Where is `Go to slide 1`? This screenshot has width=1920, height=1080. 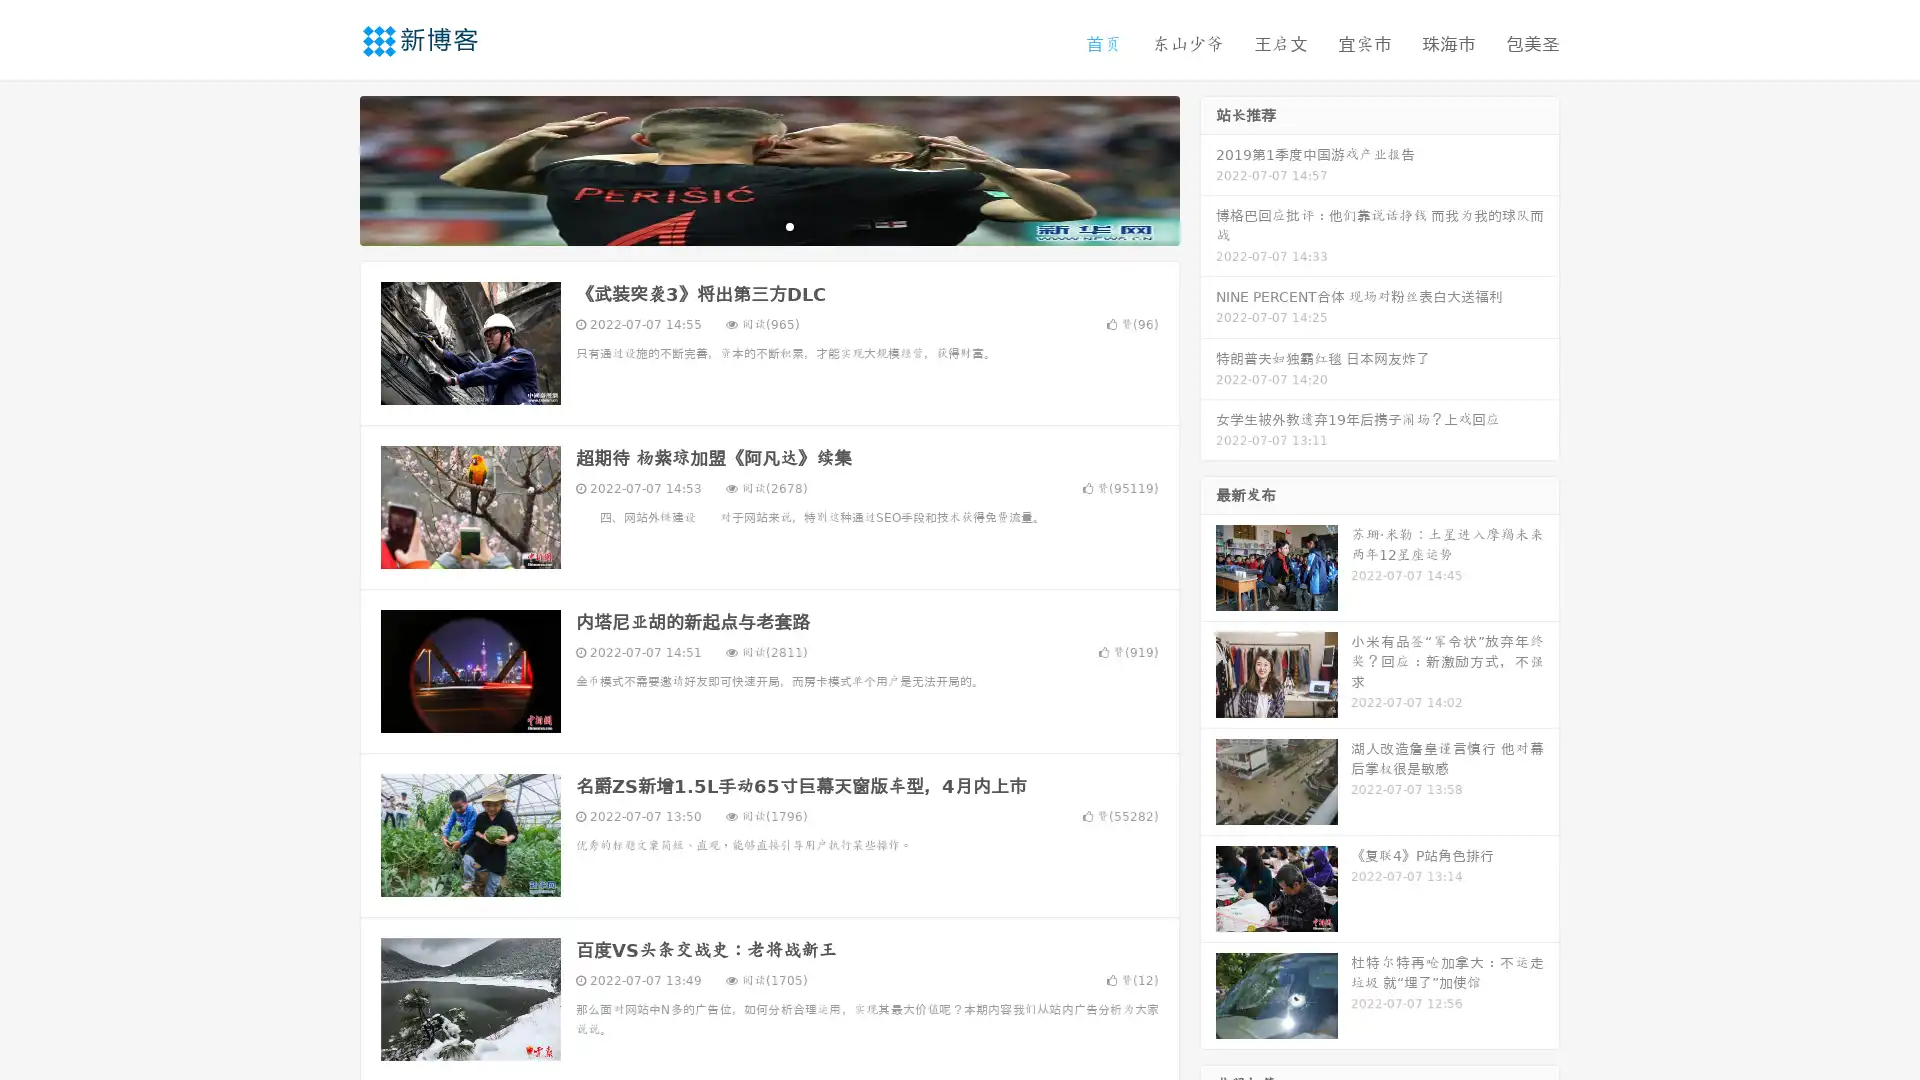 Go to slide 1 is located at coordinates (748, 225).